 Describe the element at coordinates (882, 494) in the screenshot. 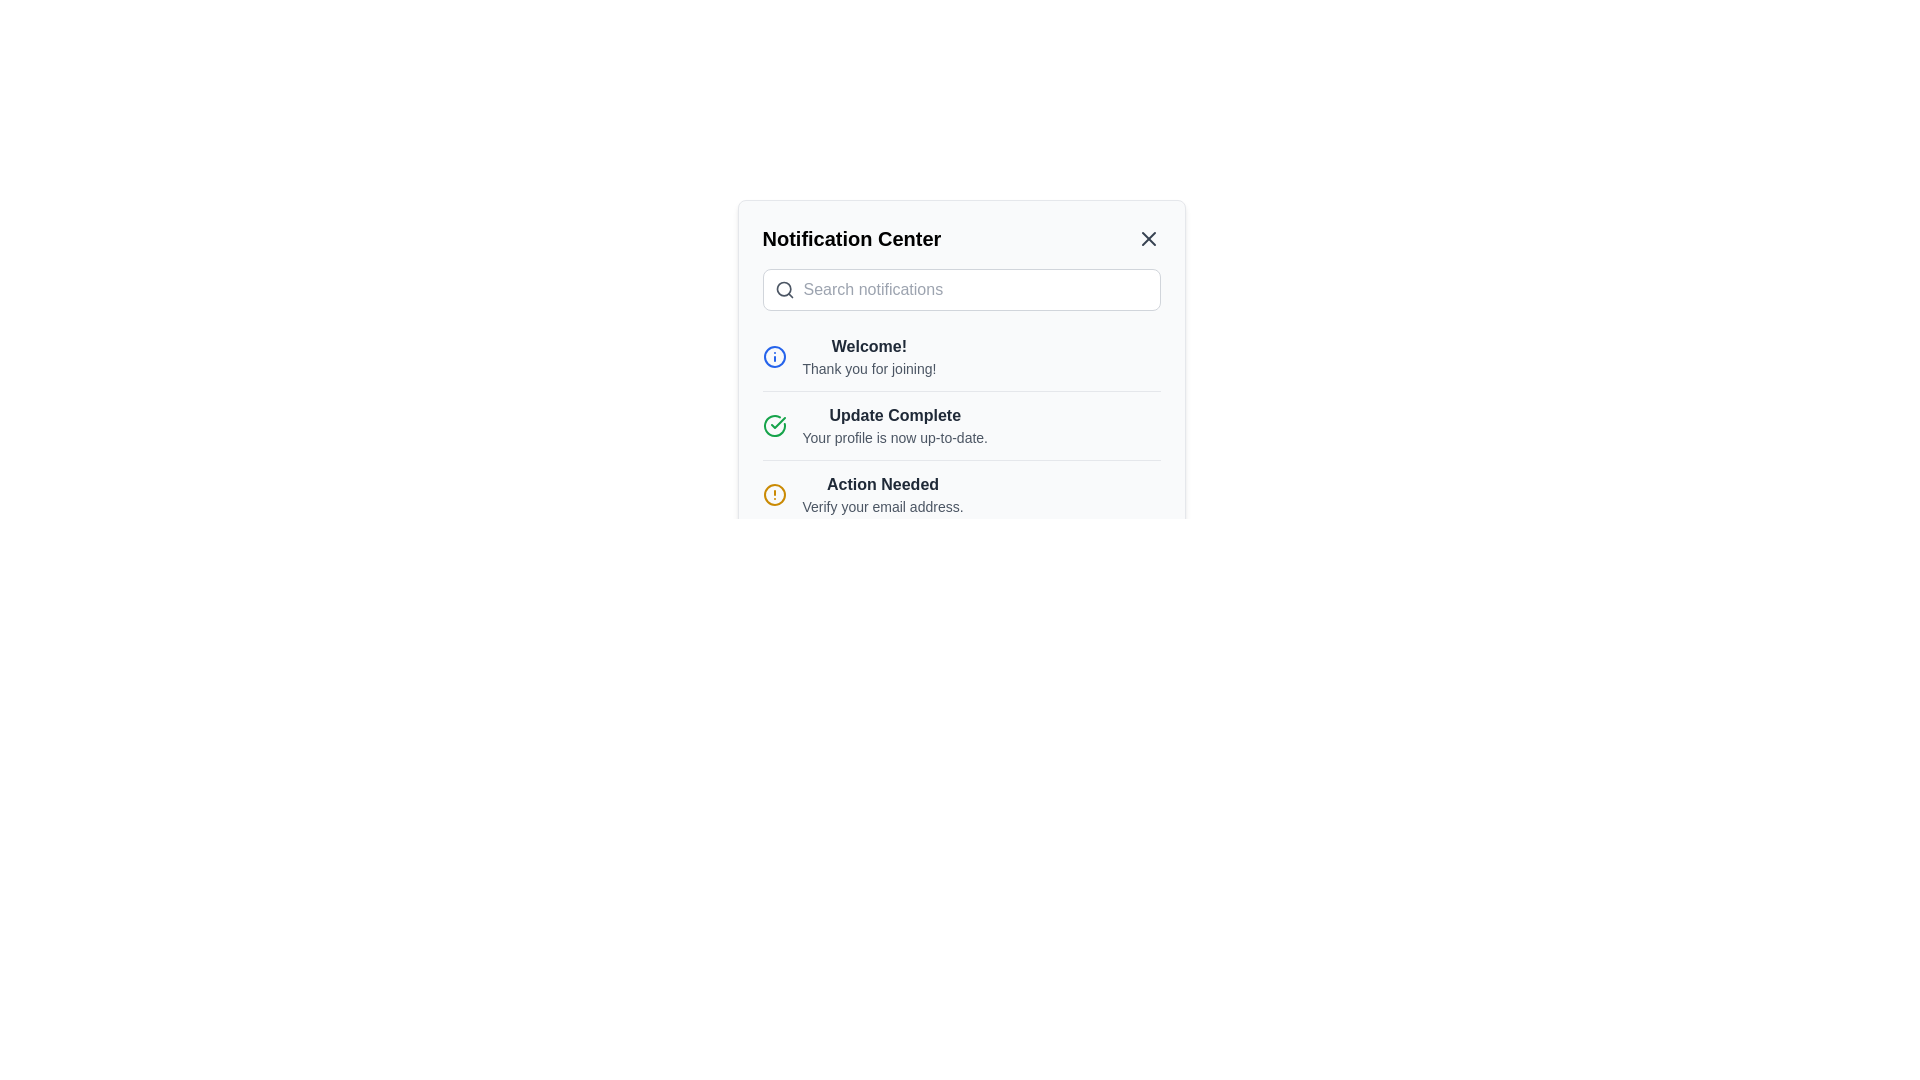

I see `text element that provides a notification to verify the user's email address, which is the third item under the 'Notification Center' header` at that location.